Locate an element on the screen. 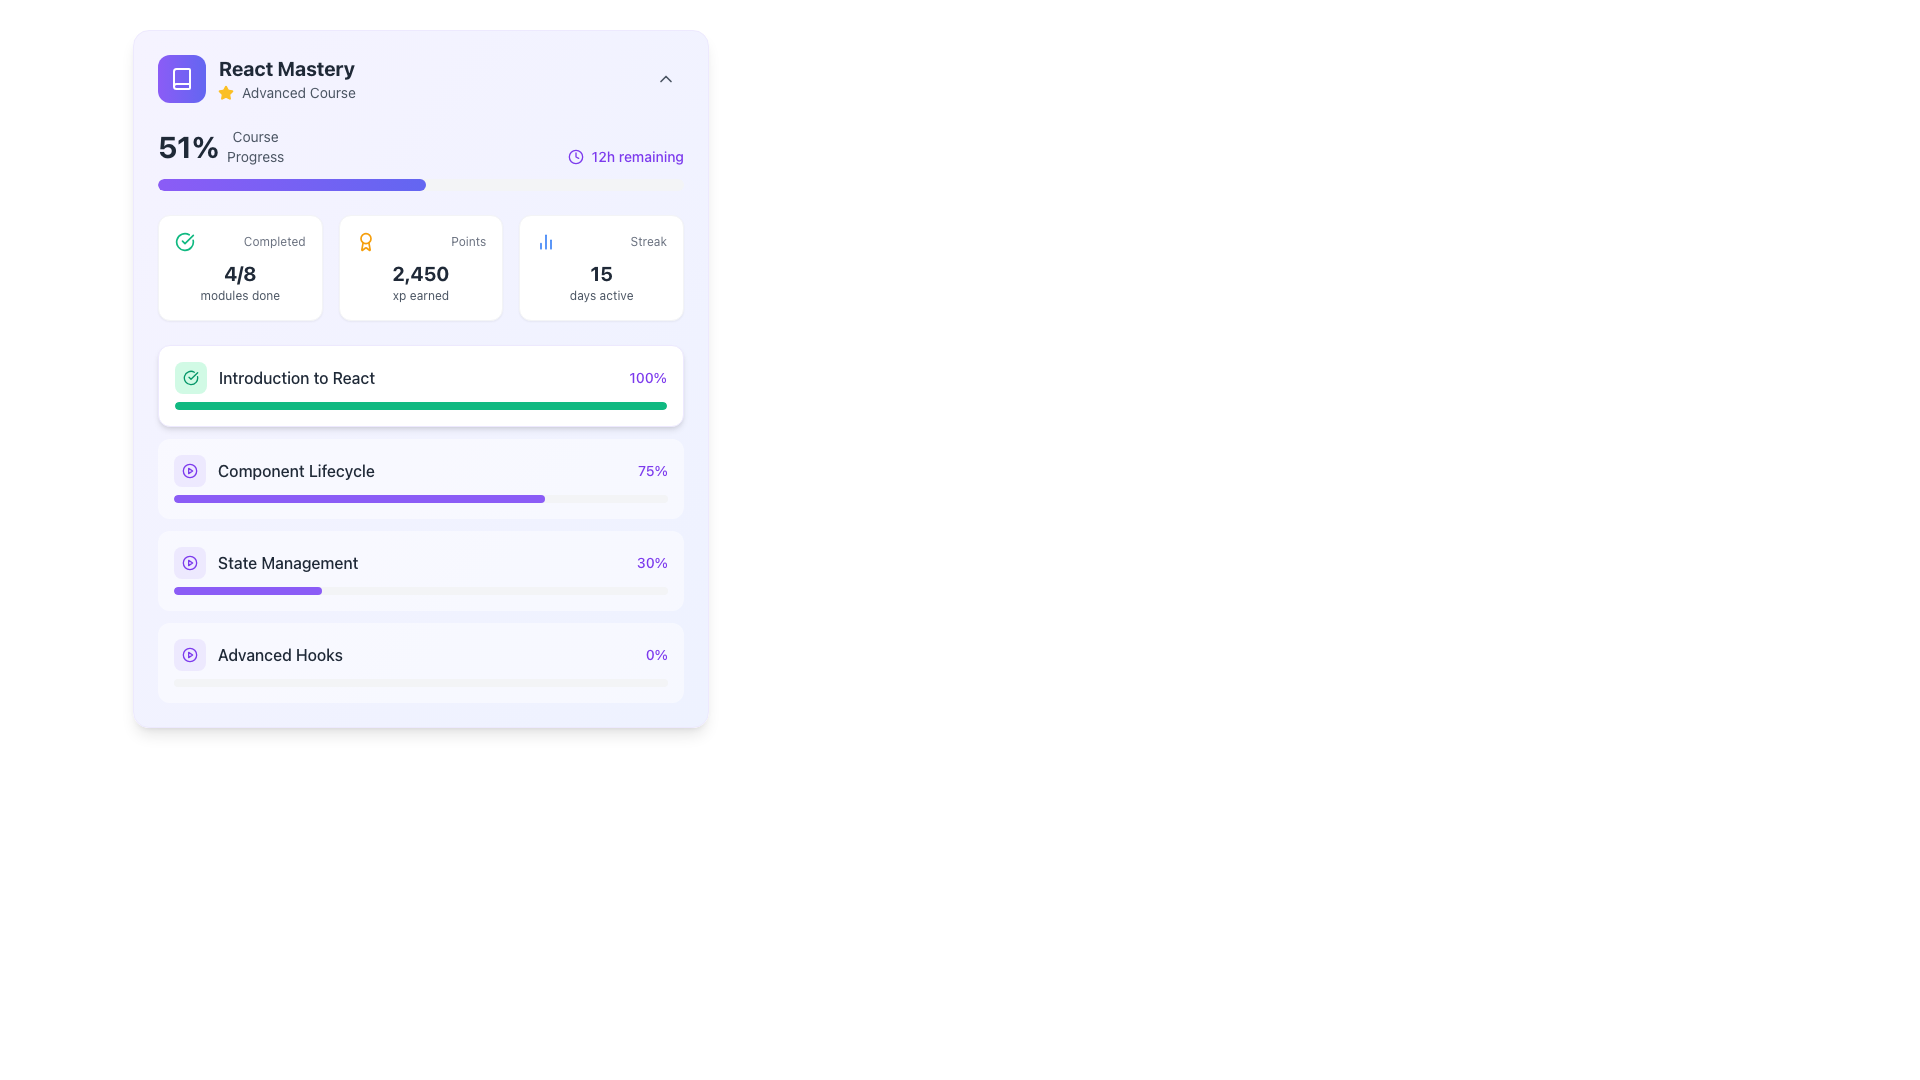 The height and width of the screenshot is (1080, 1920). the collapse button located in the top-right corner of the 'React Mastery Advanced Course' section to hide the menu is located at coordinates (666, 77).